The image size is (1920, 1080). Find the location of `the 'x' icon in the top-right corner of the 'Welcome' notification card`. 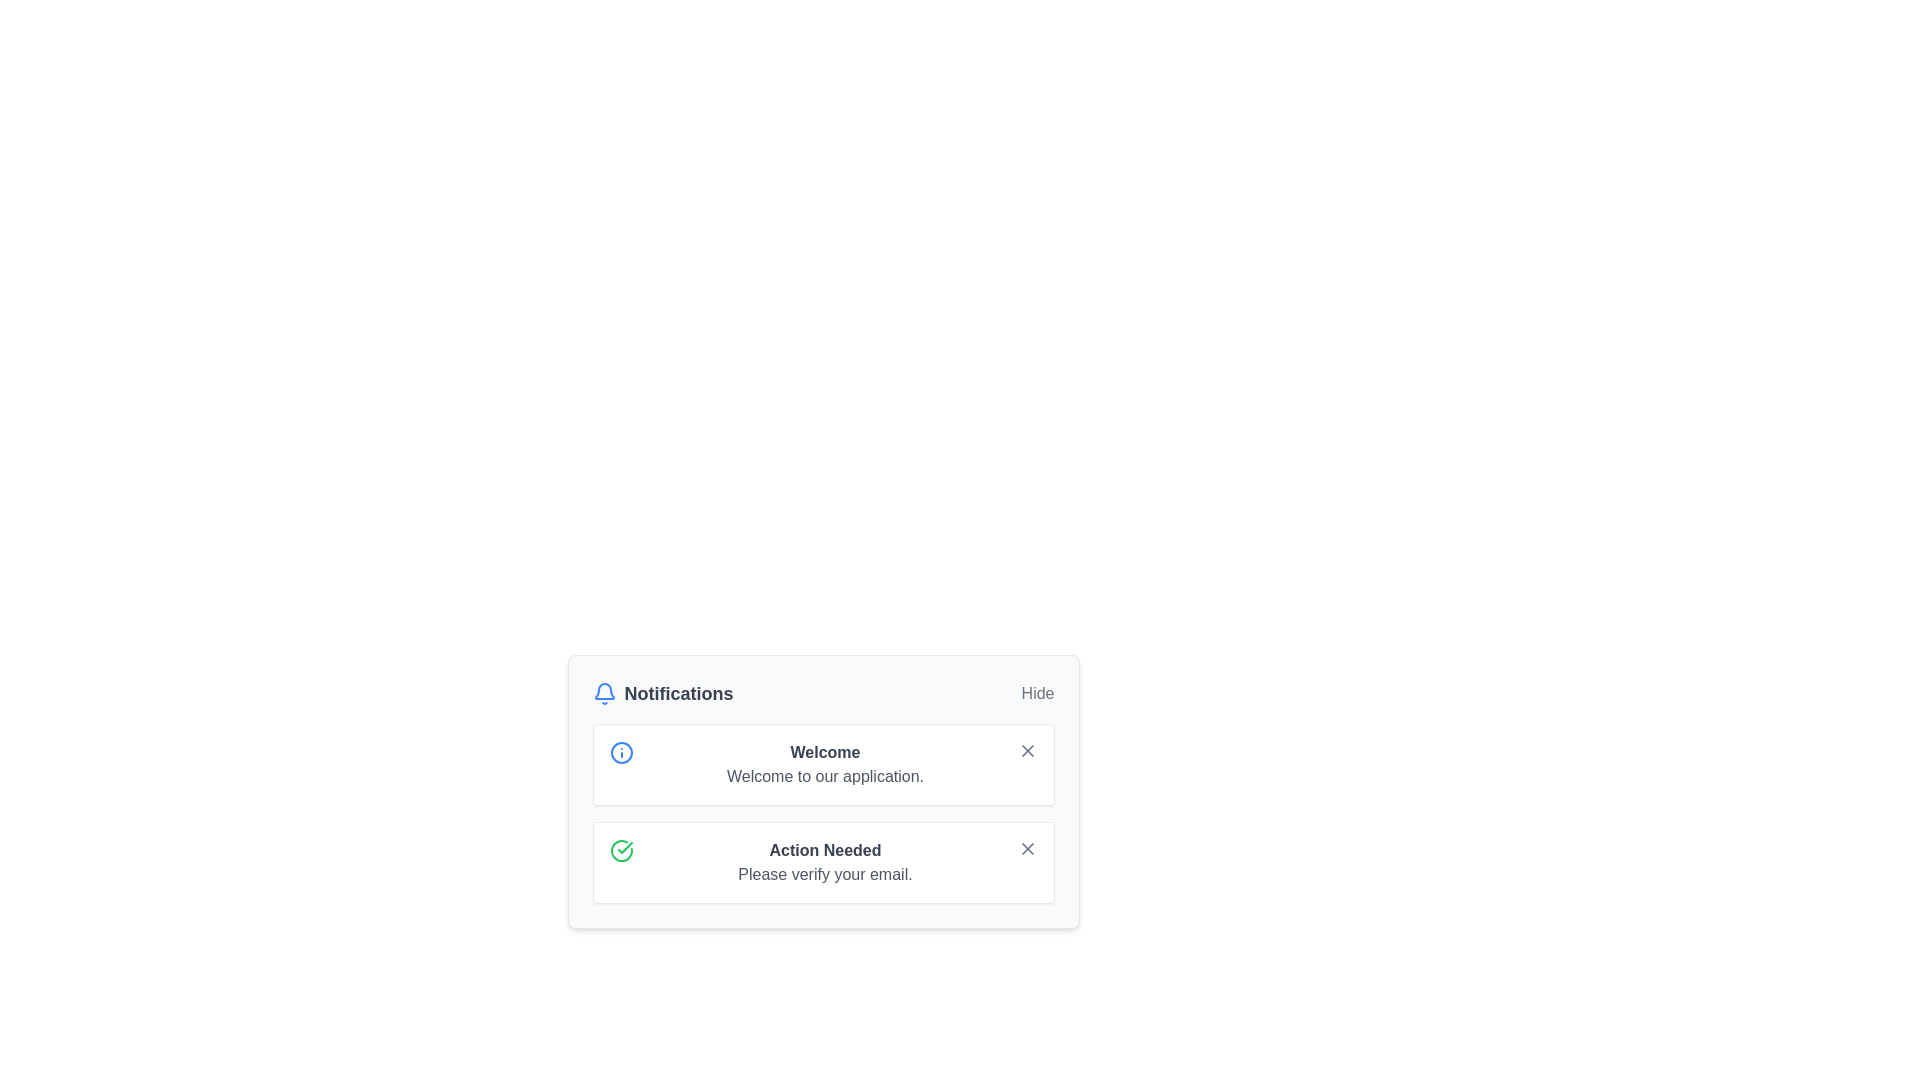

the 'x' icon in the top-right corner of the 'Welcome' notification card is located at coordinates (1027, 751).